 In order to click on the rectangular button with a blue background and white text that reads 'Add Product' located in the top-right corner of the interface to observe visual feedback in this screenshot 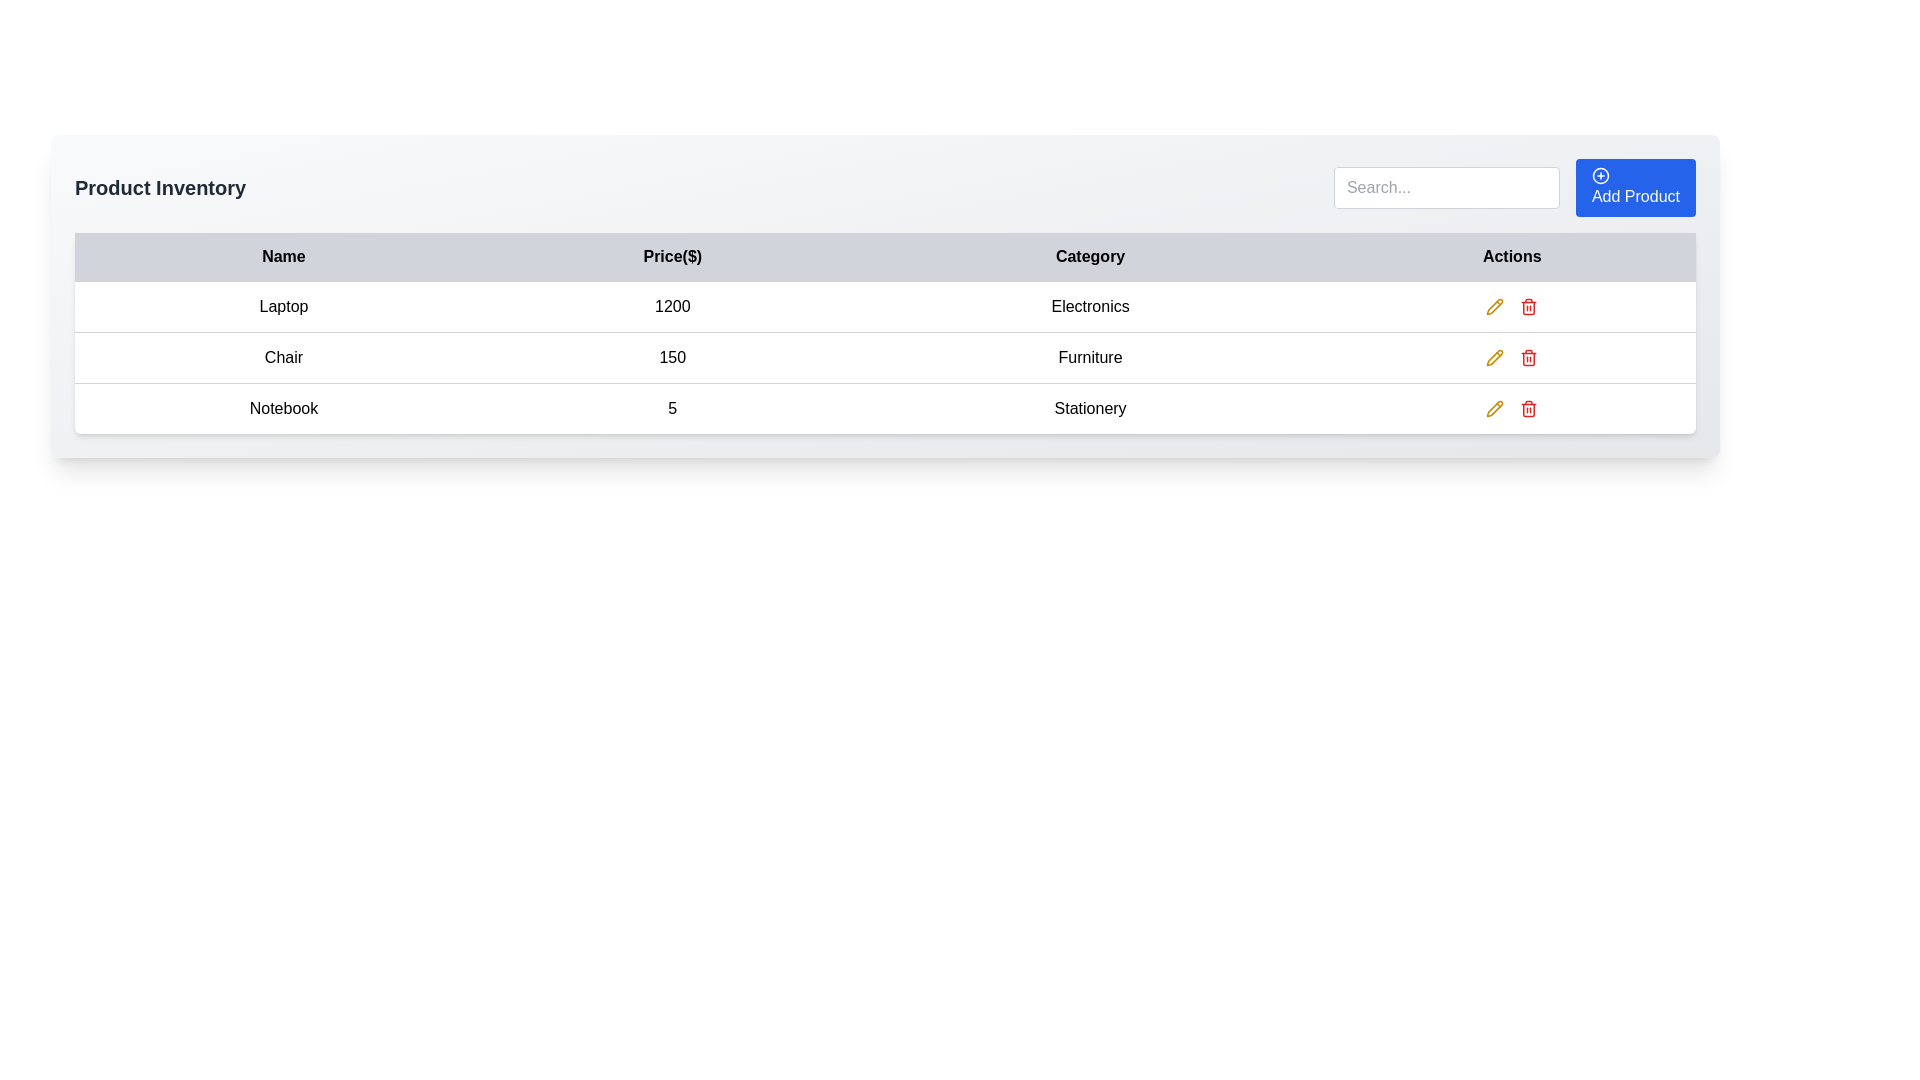, I will do `click(1636, 188)`.